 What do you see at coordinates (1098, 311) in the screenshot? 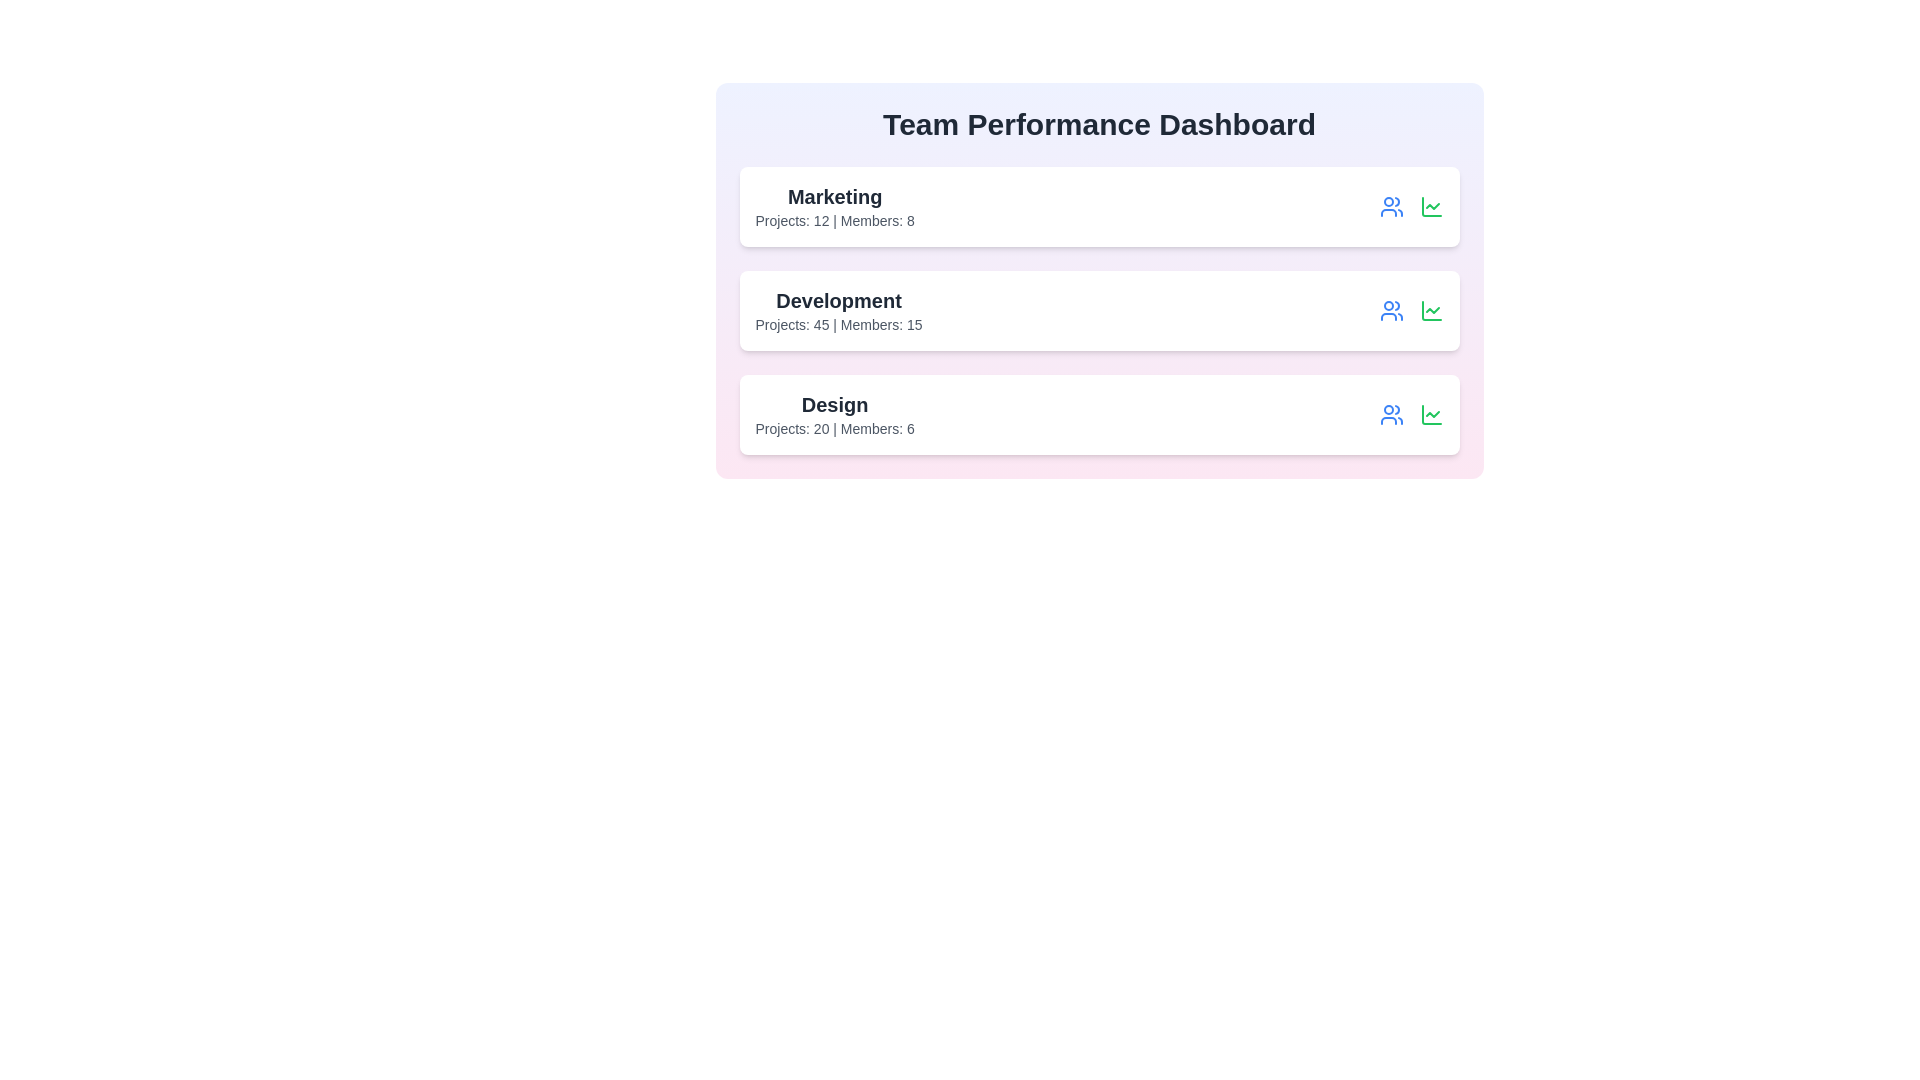
I see `the team card for Development` at bounding box center [1098, 311].